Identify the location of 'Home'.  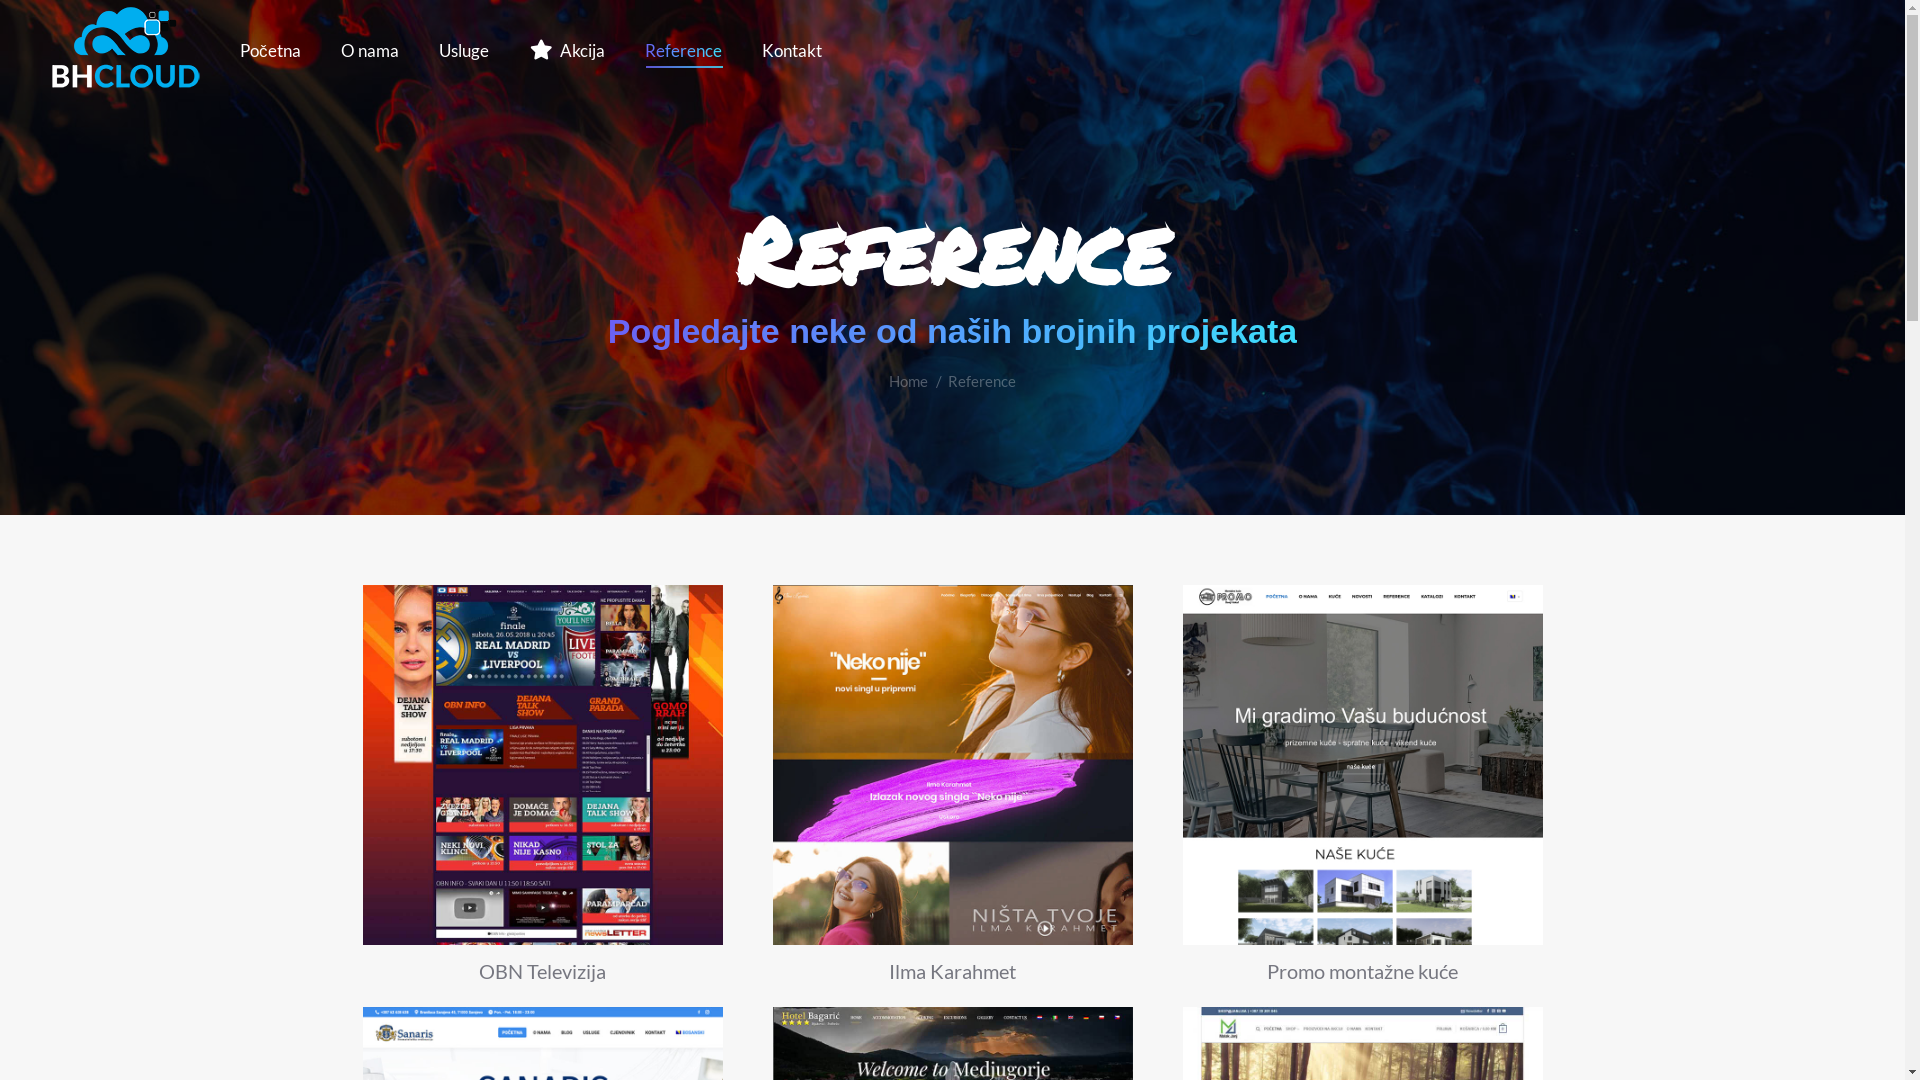
(907, 381).